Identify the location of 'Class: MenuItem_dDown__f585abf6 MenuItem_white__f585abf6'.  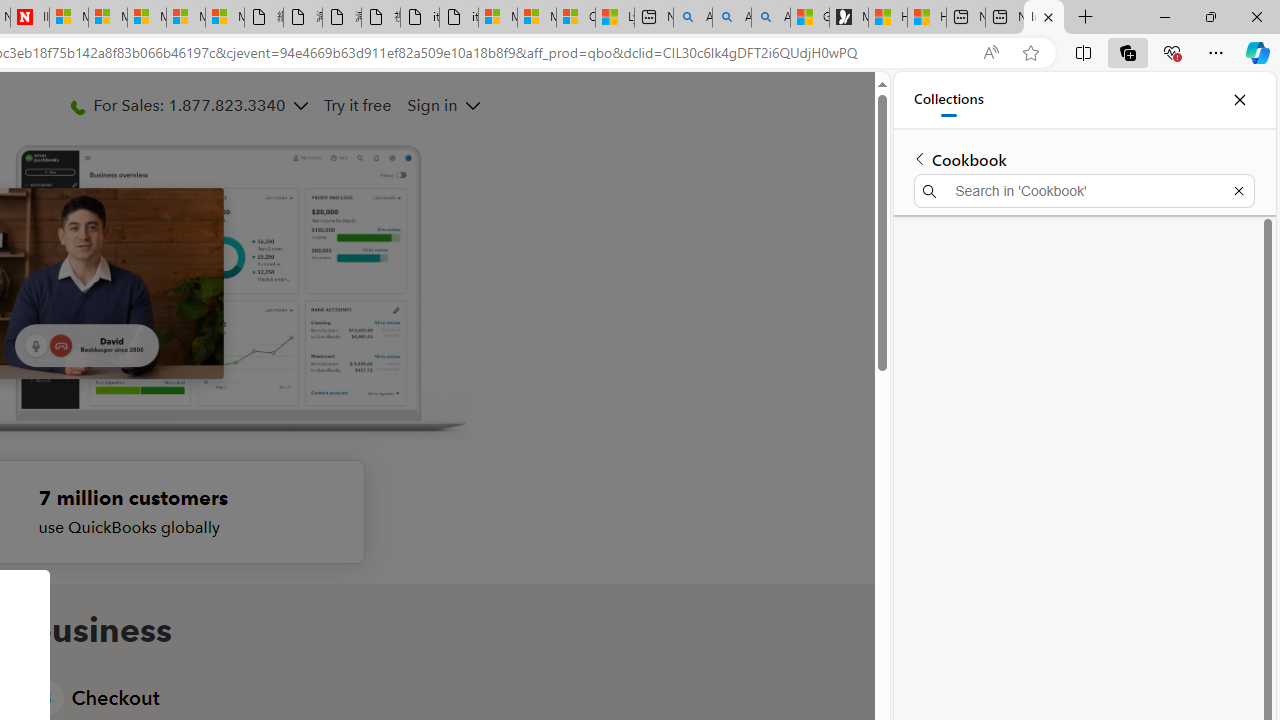
(471, 106).